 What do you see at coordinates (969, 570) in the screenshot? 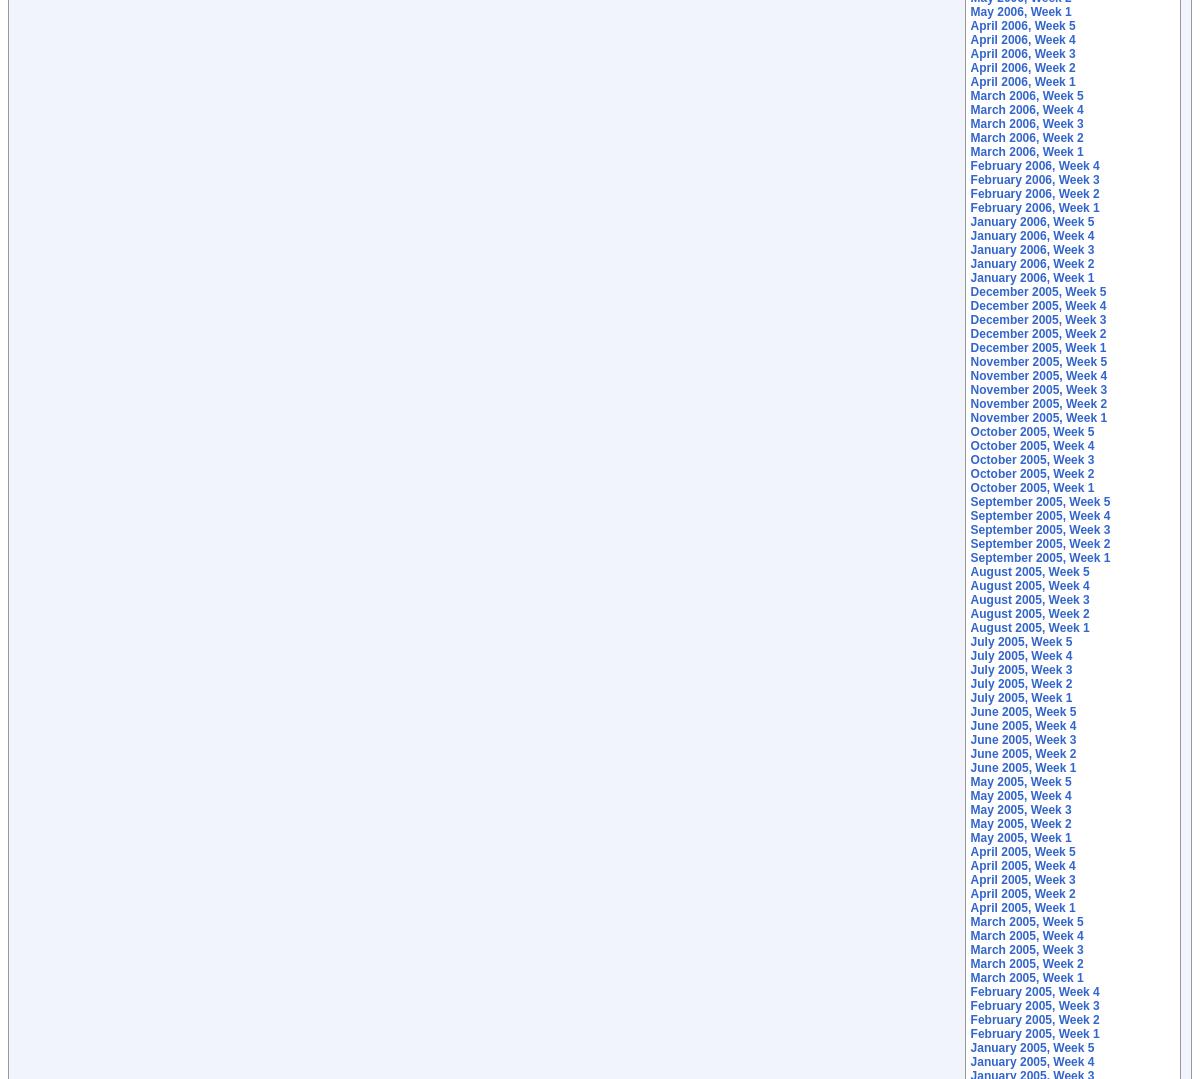
I see `'August 2005, Week 5'` at bounding box center [969, 570].